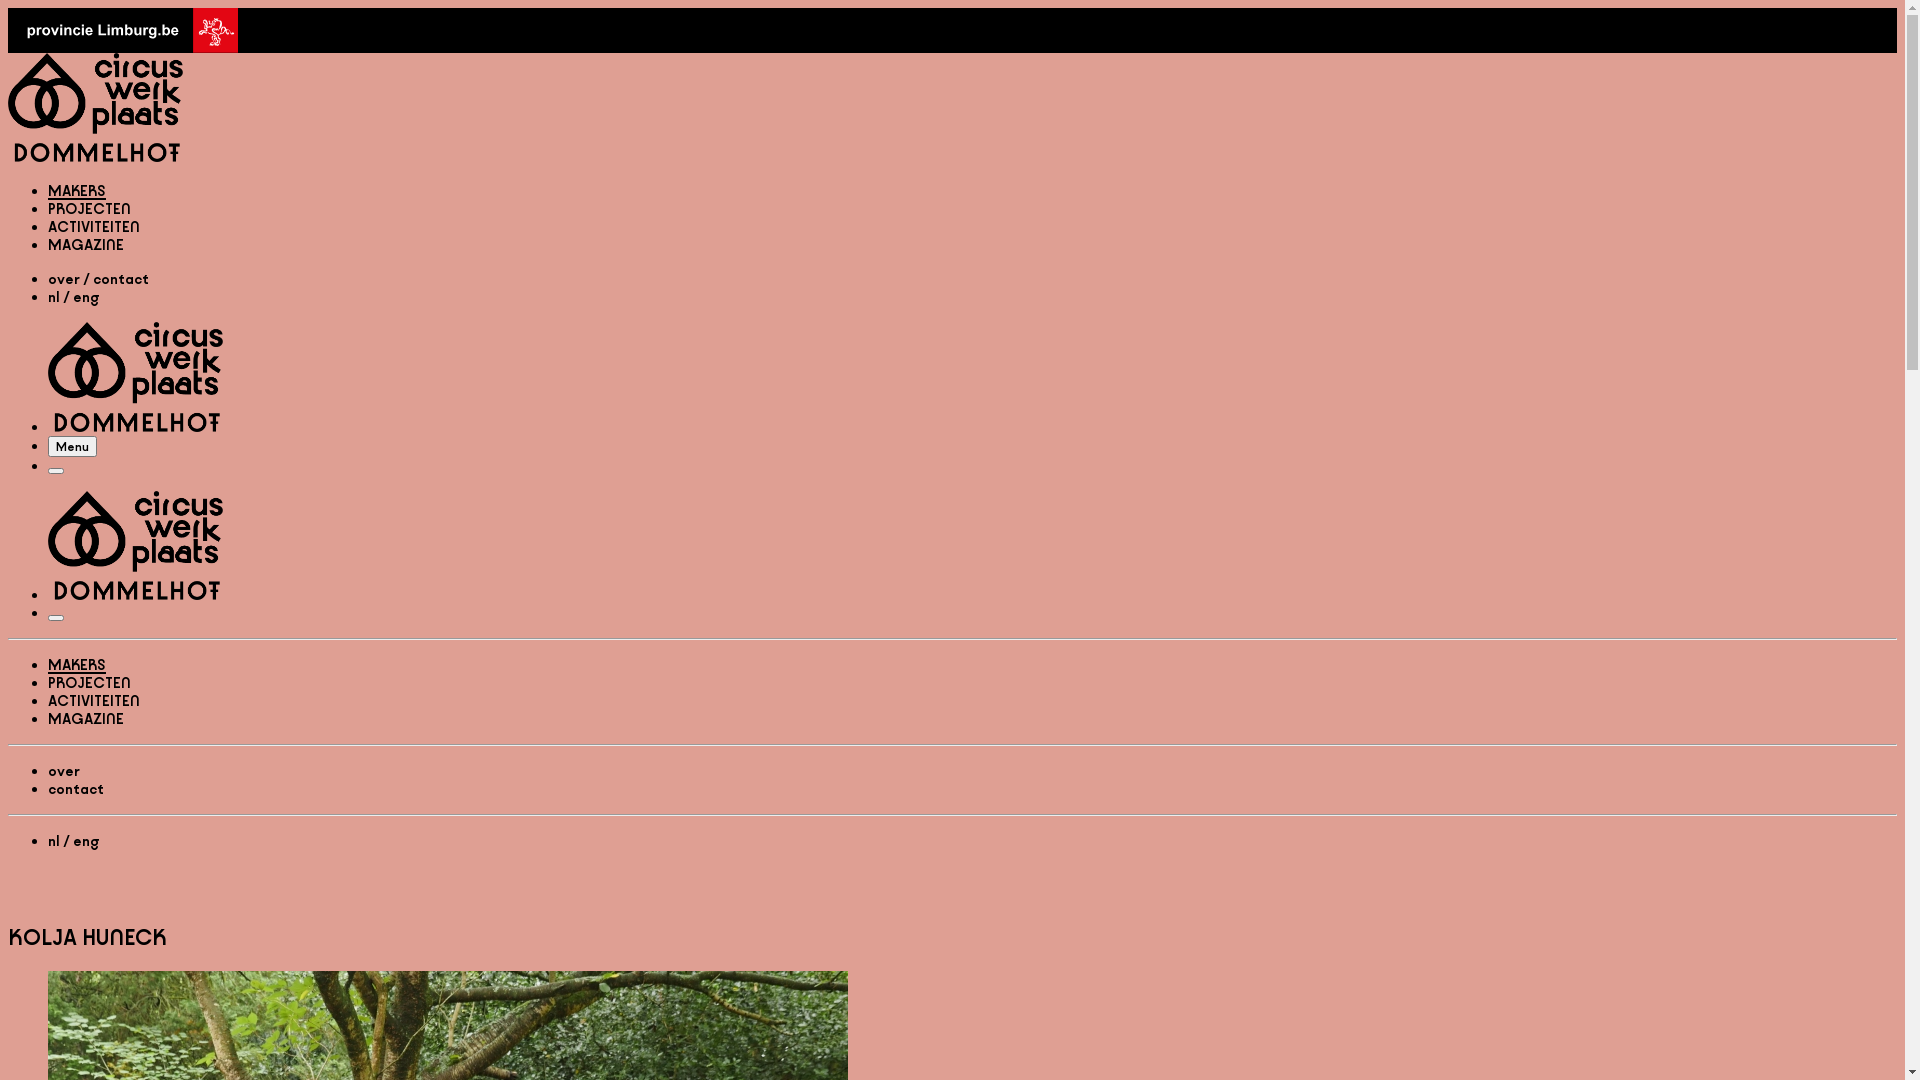 This screenshot has width=1920, height=1080. I want to click on 'ACTIVITEITEN', so click(93, 699).